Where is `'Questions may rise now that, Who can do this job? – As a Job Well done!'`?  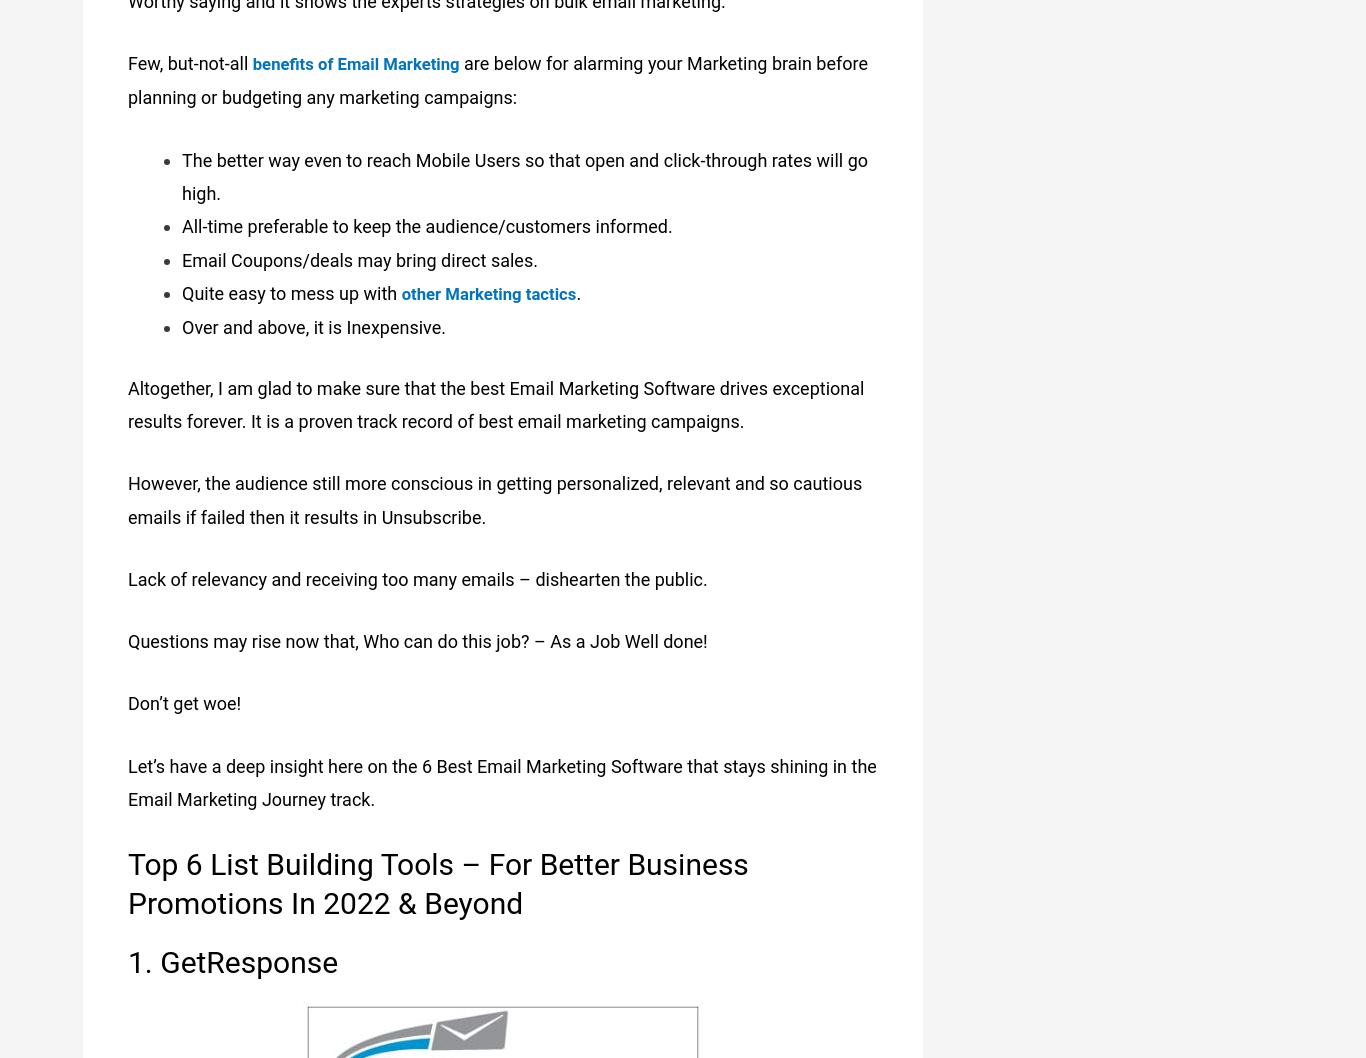
'Questions may rise now that, Who can do this job? – As a Job Well done!' is located at coordinates (416, 637).